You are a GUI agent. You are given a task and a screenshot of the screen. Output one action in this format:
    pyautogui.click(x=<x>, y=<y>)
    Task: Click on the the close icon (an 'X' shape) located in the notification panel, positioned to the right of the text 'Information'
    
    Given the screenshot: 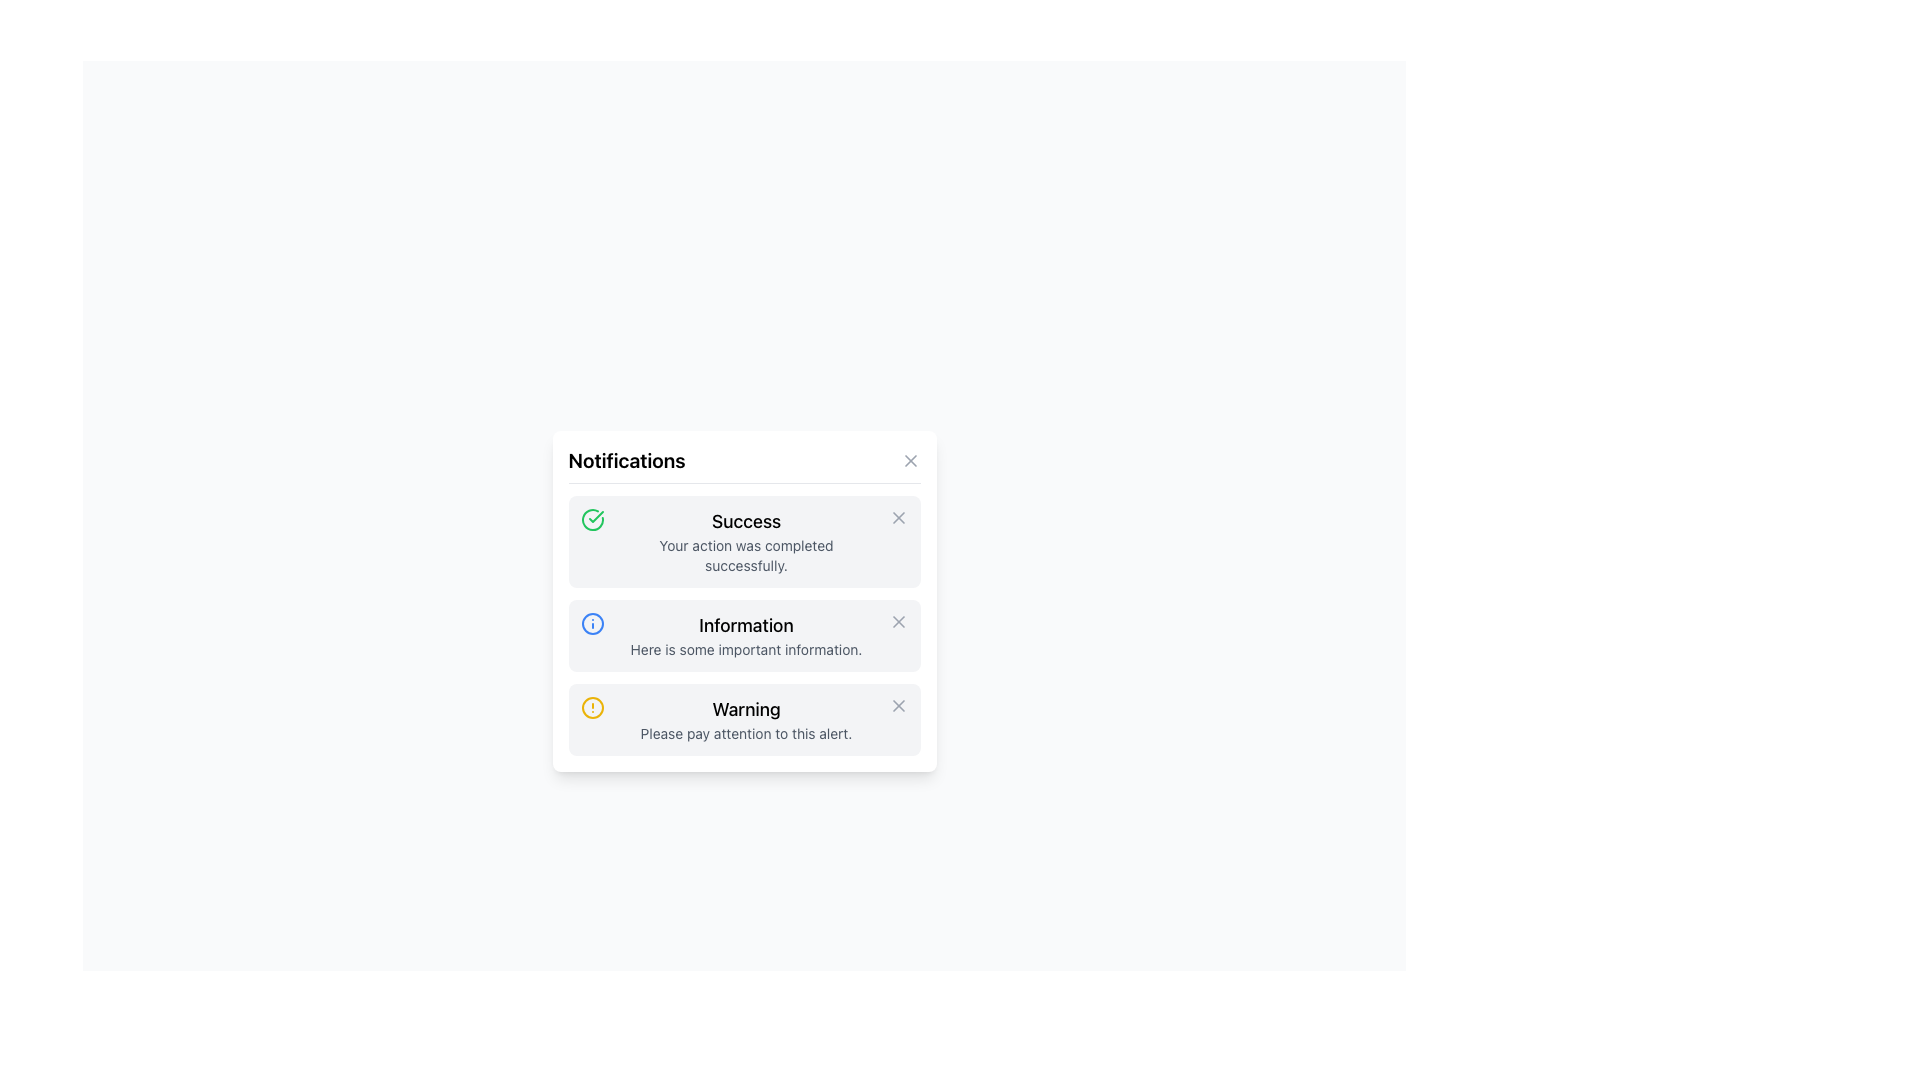 What is the action you would take?
    pyautogui.click(x=897, y=620)
    